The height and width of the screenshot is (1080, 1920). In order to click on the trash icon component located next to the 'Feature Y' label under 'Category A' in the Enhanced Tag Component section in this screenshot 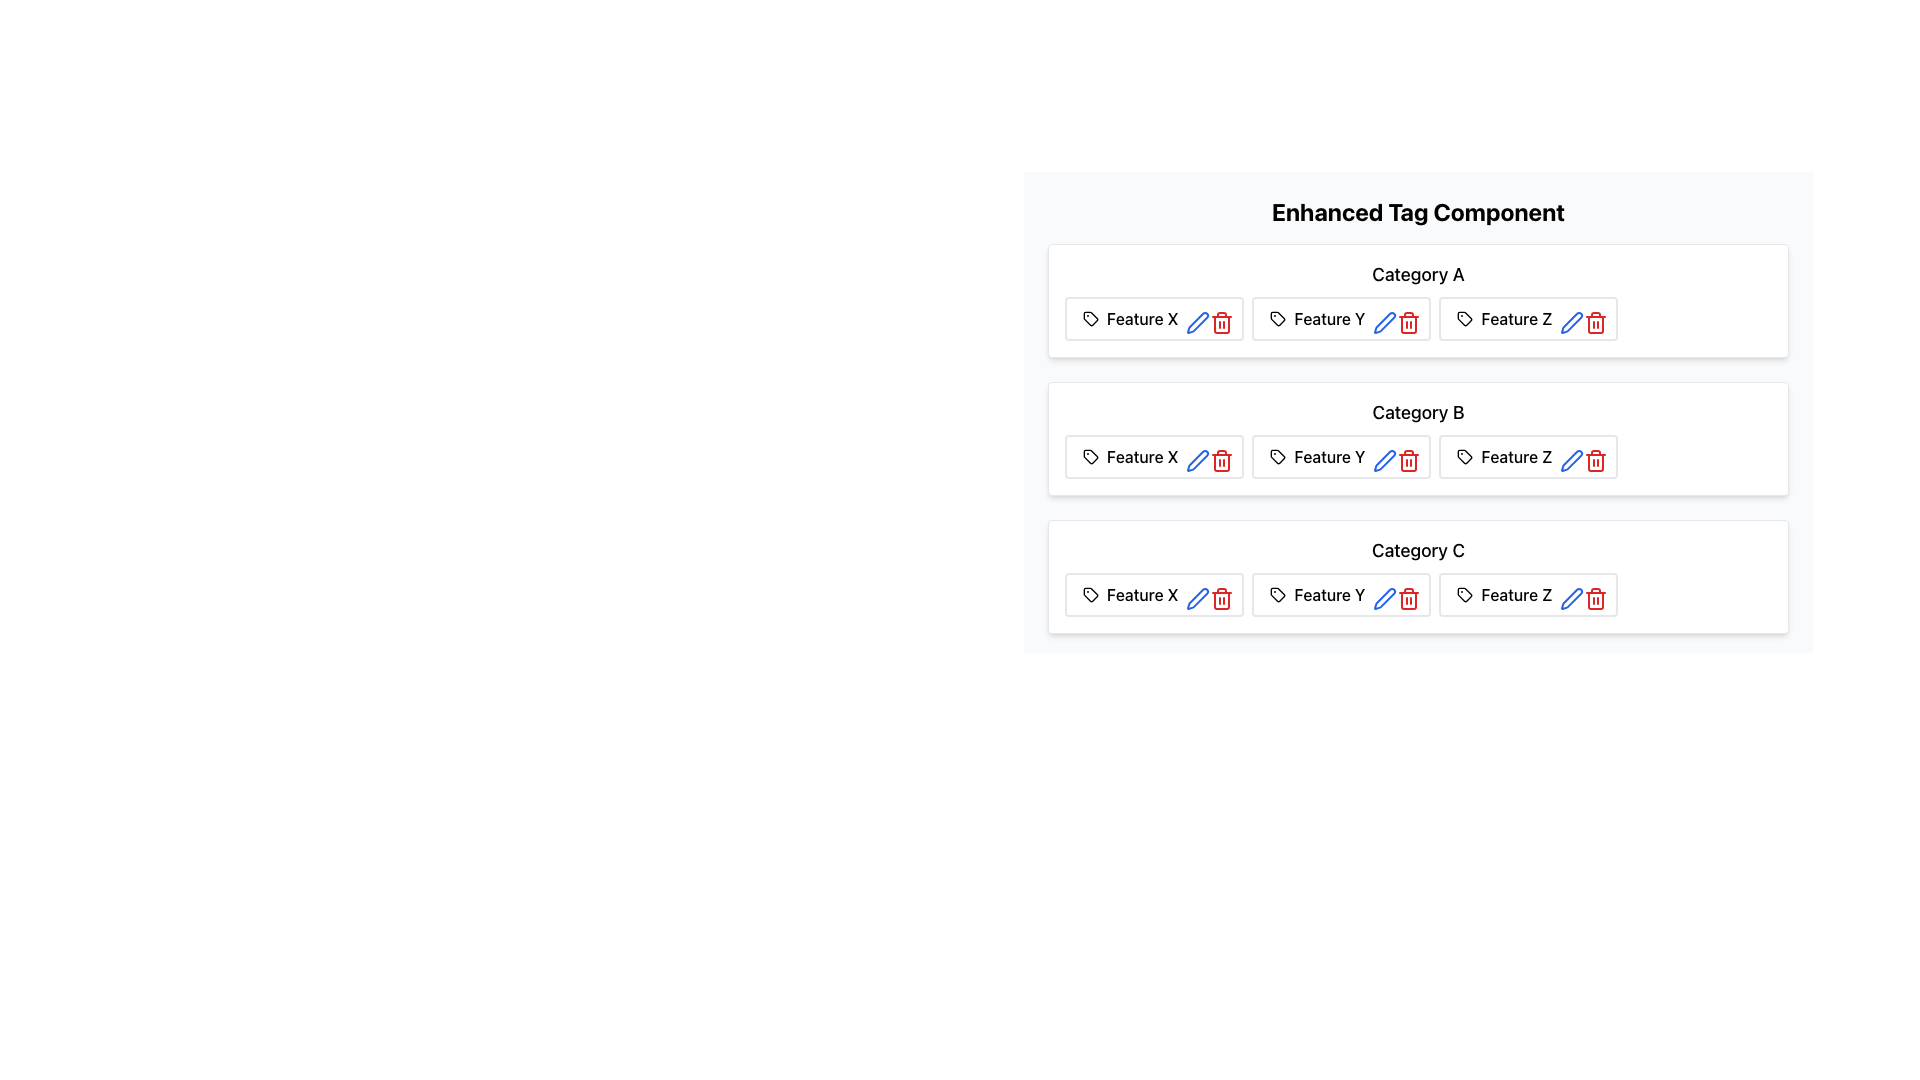, I will do `click(1408, 323)`.